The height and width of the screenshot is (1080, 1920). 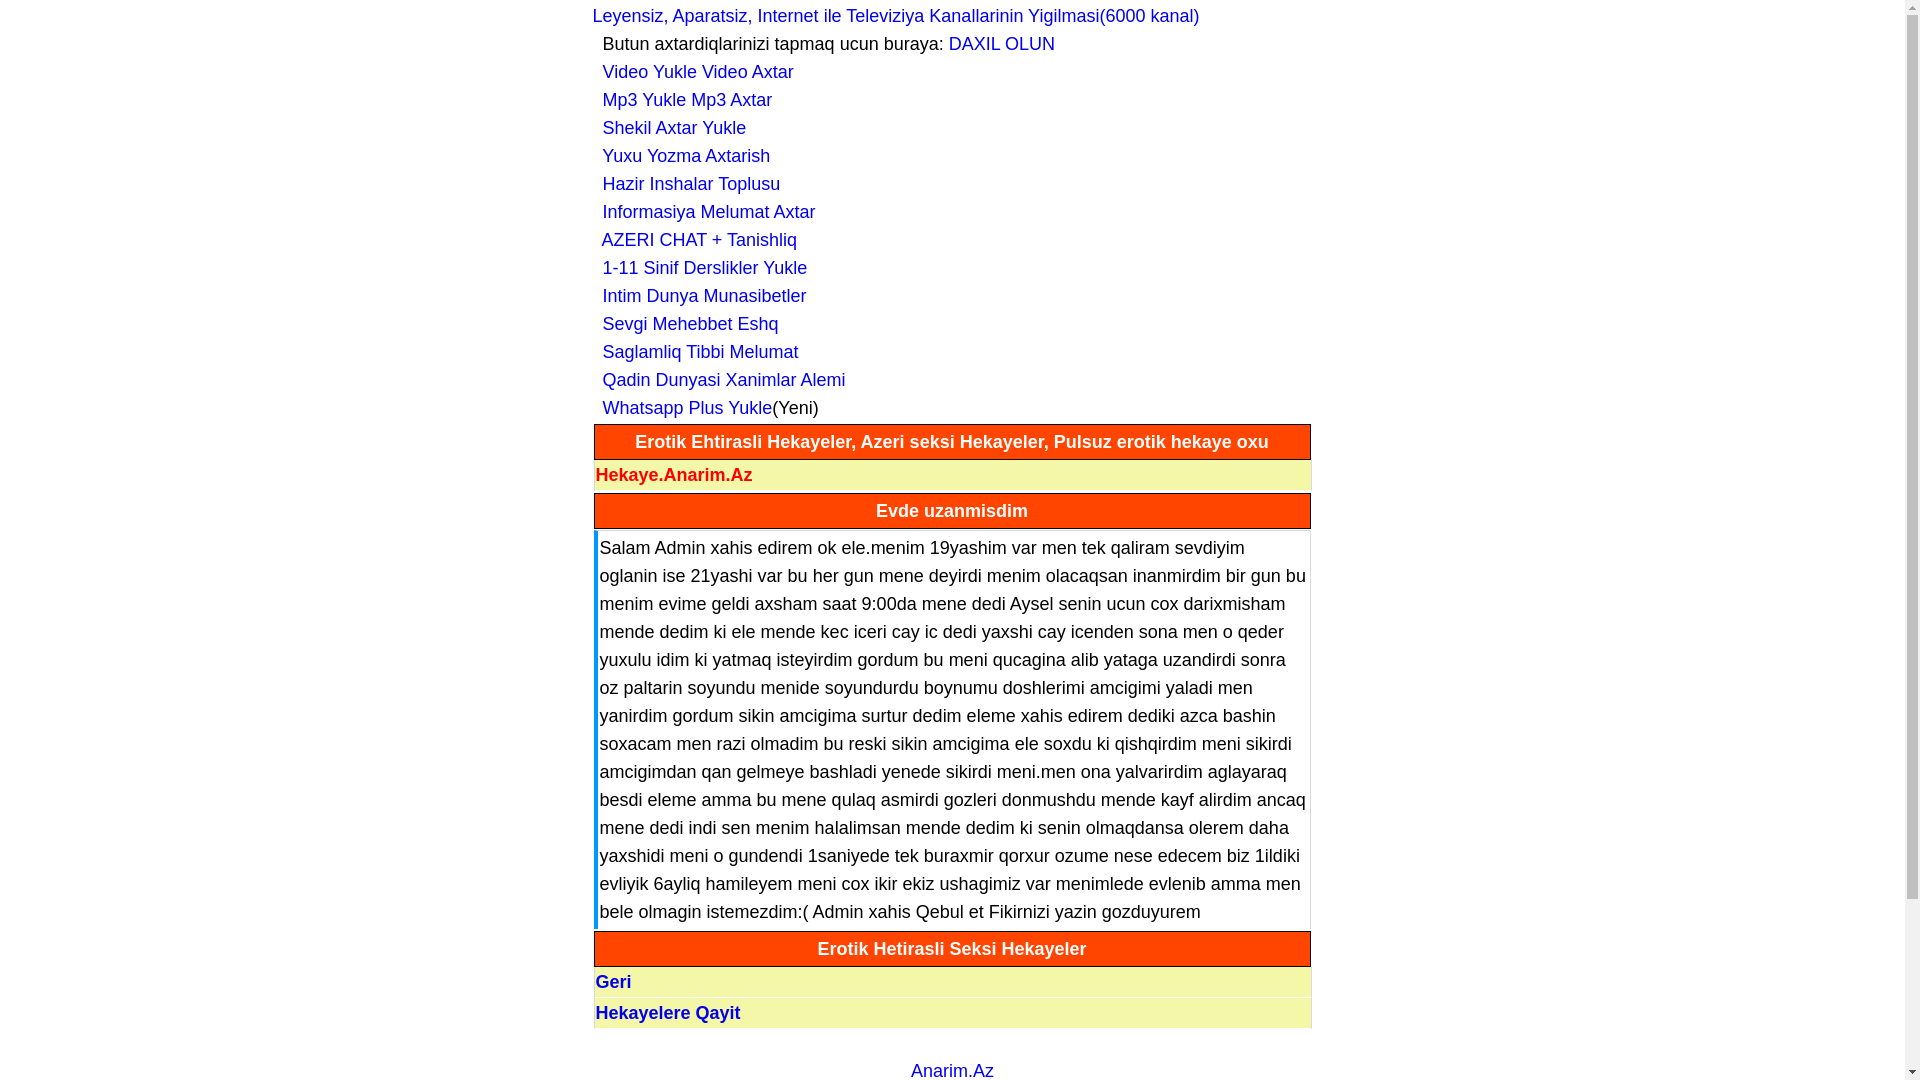 What do you see at coordinates (674, 474) in the screenshot?
I see `'Hekaye.Anarim.Az'` at bounding box center [674, 474].